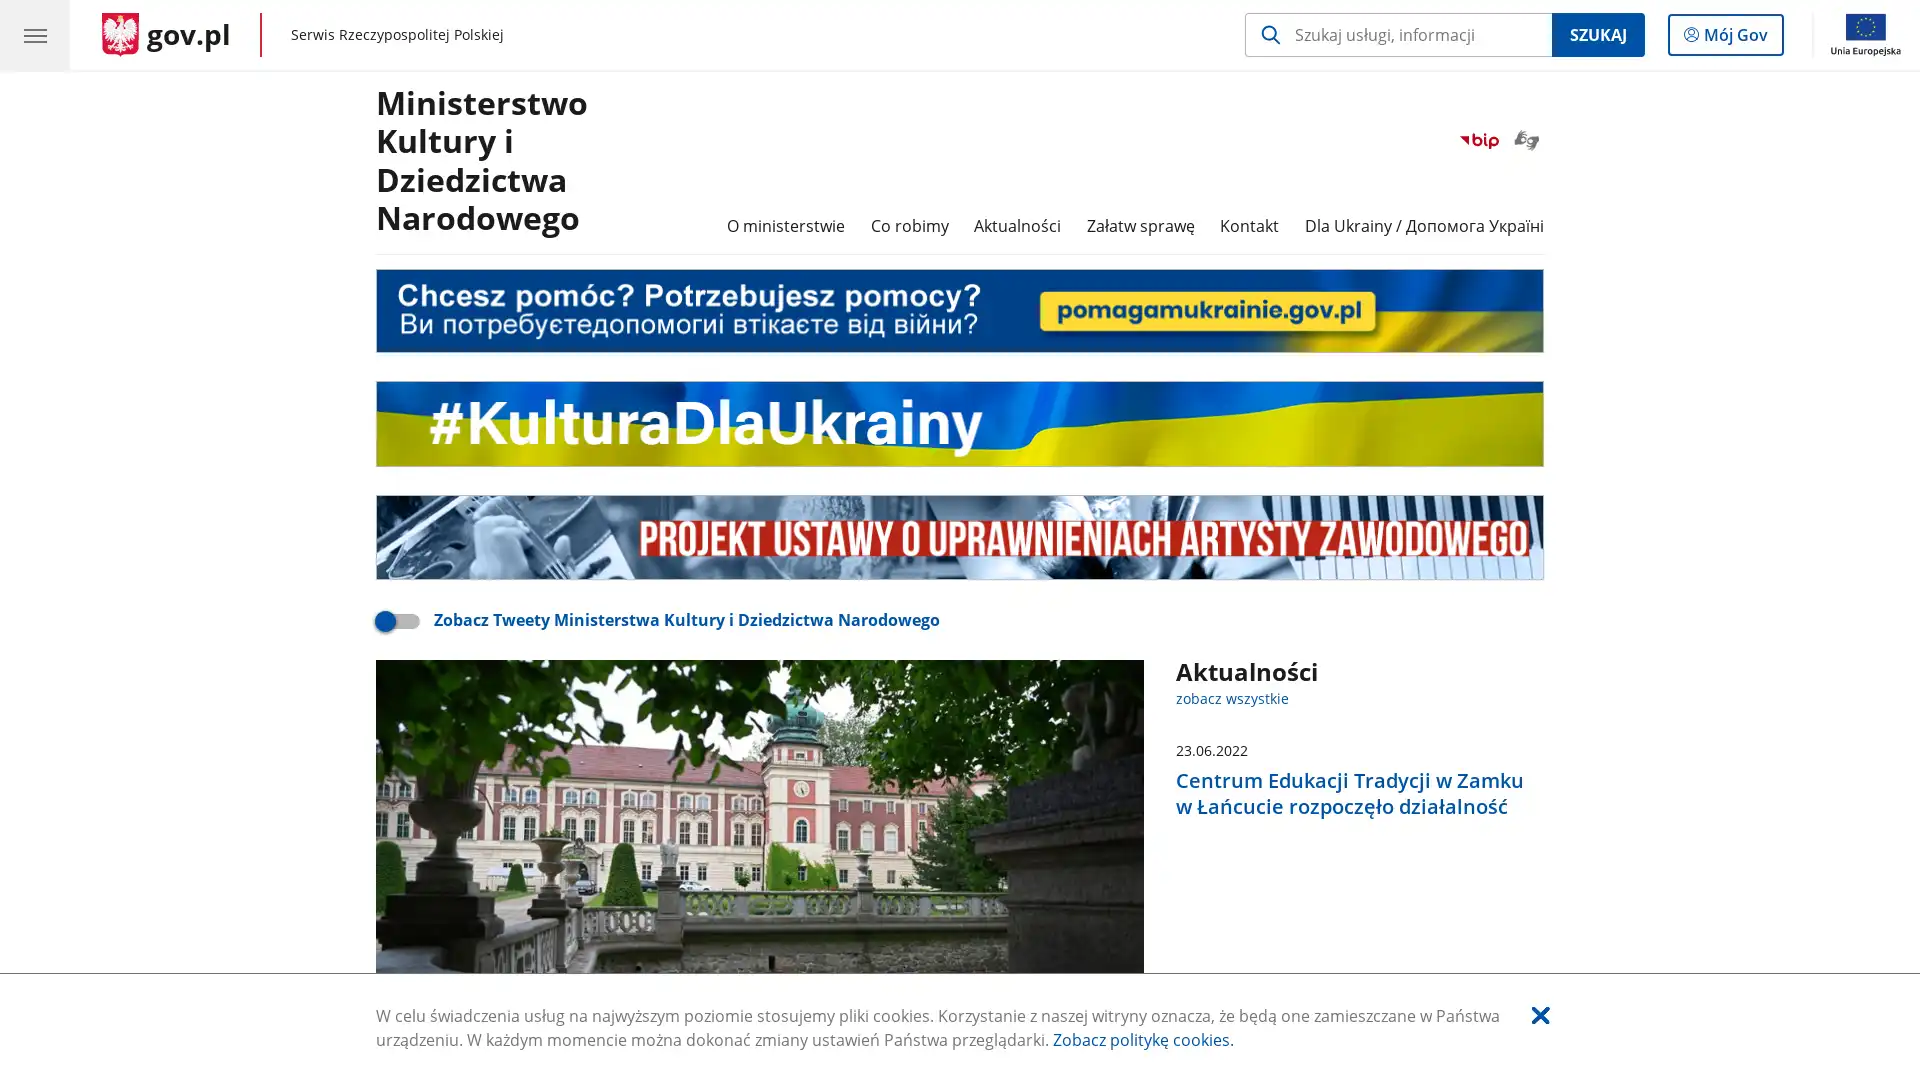 This screenshot has width=1920, height=1080. Describe the element at coordinates (1596, 34) in the screenshot. I see `SZUKAJ` at that location.